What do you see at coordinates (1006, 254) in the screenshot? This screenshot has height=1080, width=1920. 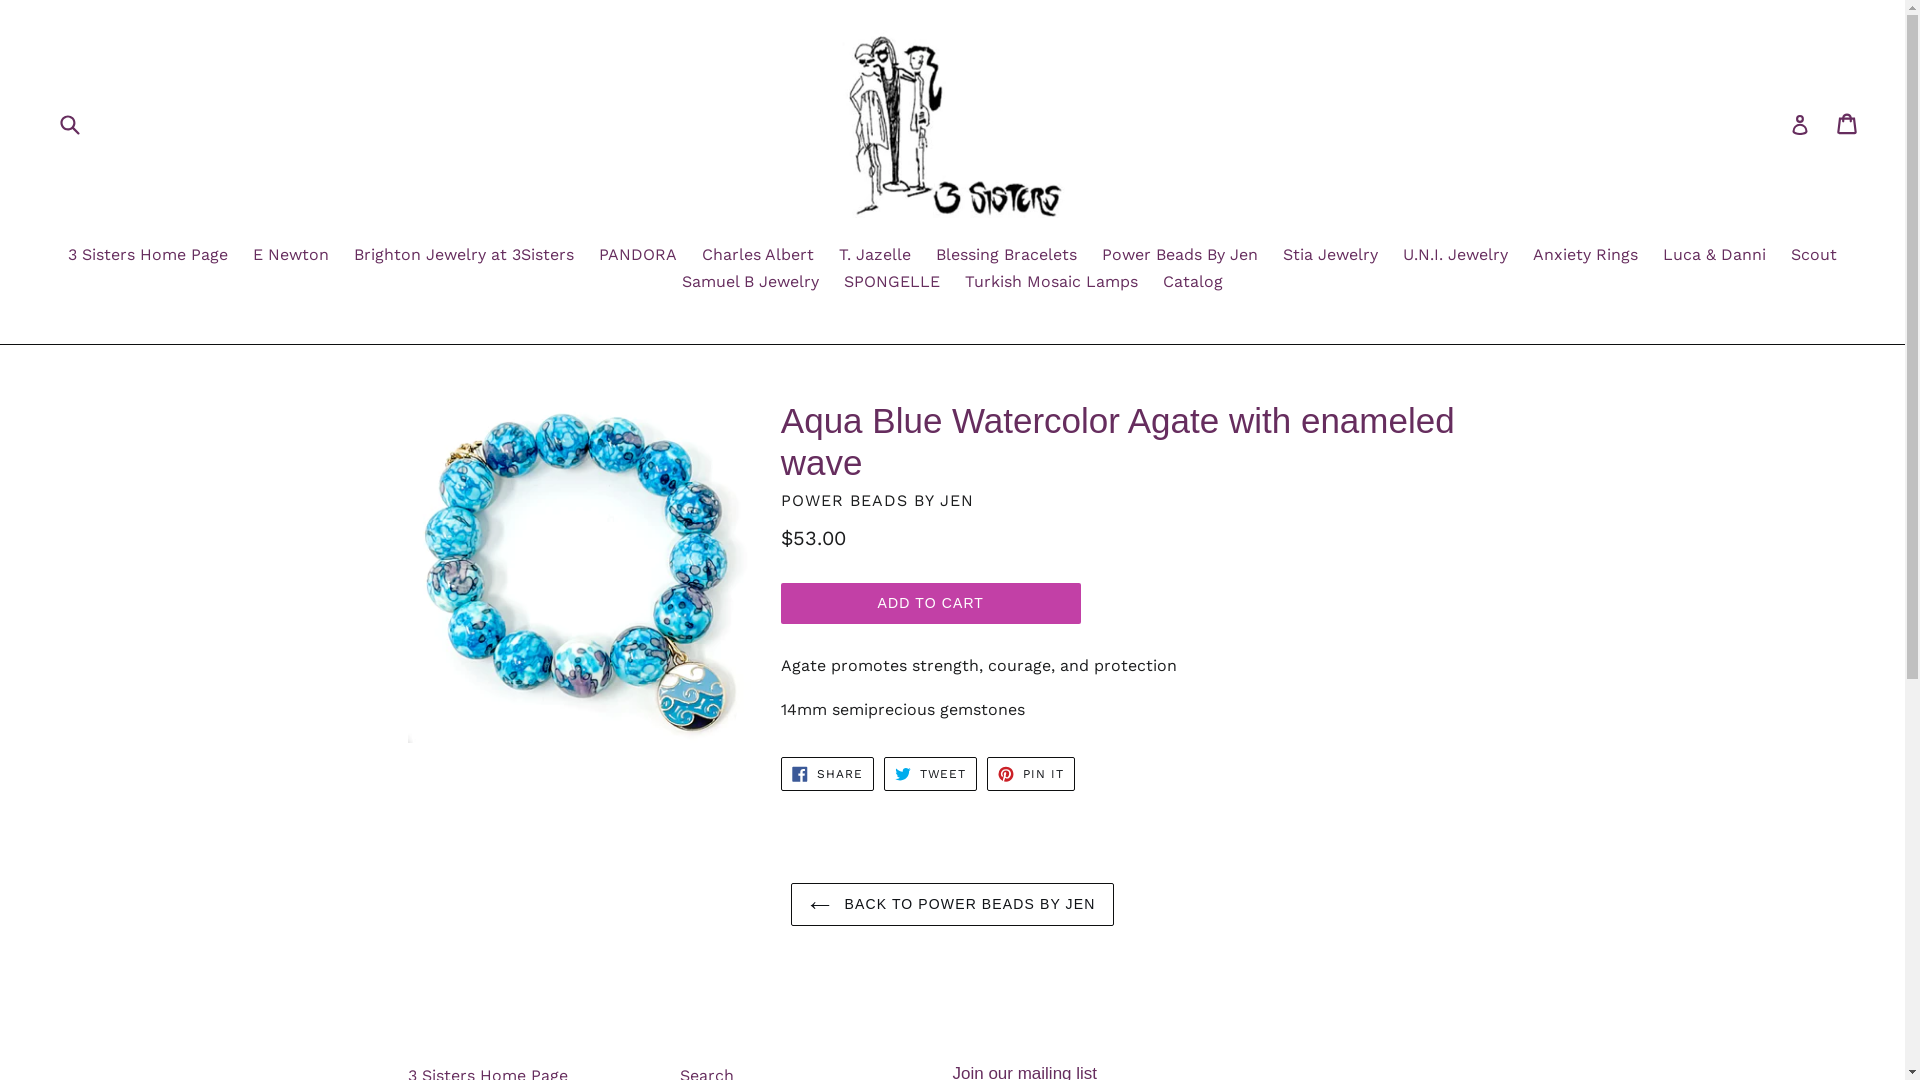 I see `'Blessing Bracelets'` at bounding box center [1006, 254].